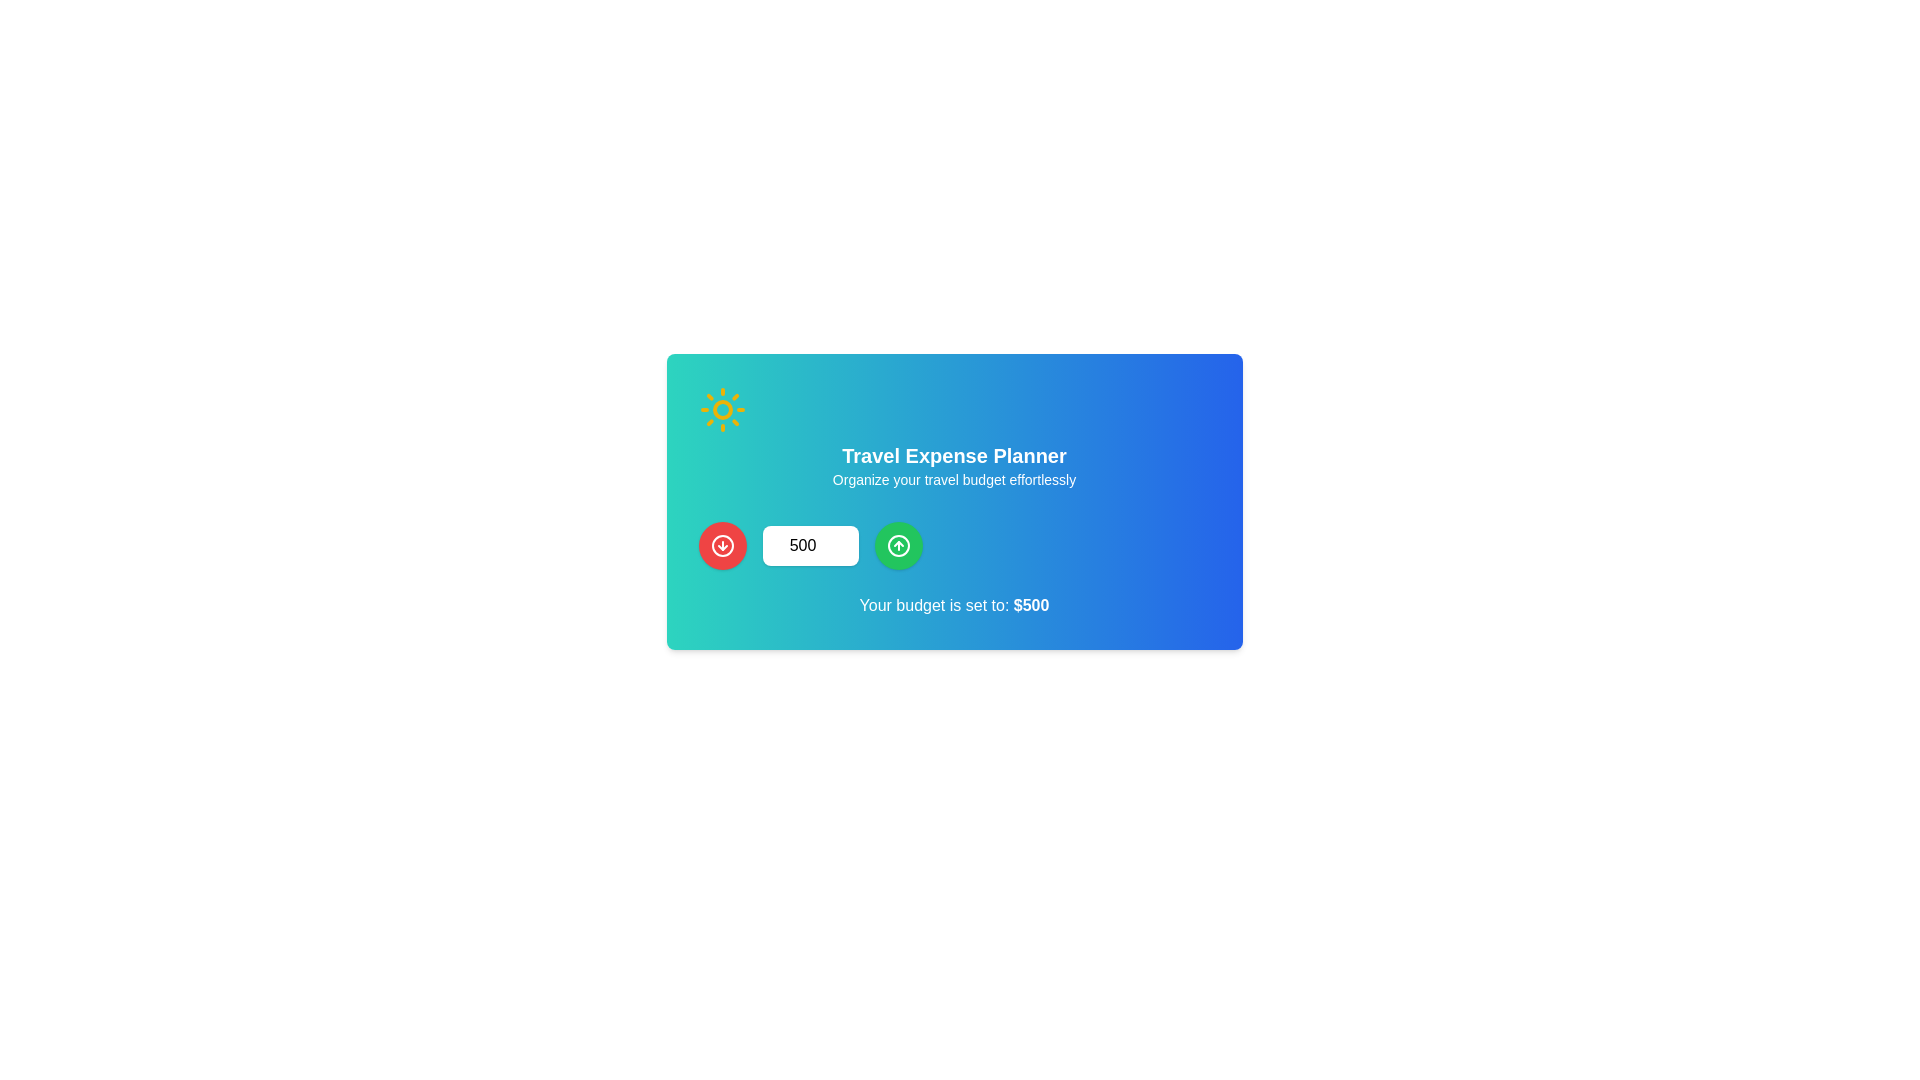  I want to click on the circular red button with a white downward arrow, so click(721, 546).